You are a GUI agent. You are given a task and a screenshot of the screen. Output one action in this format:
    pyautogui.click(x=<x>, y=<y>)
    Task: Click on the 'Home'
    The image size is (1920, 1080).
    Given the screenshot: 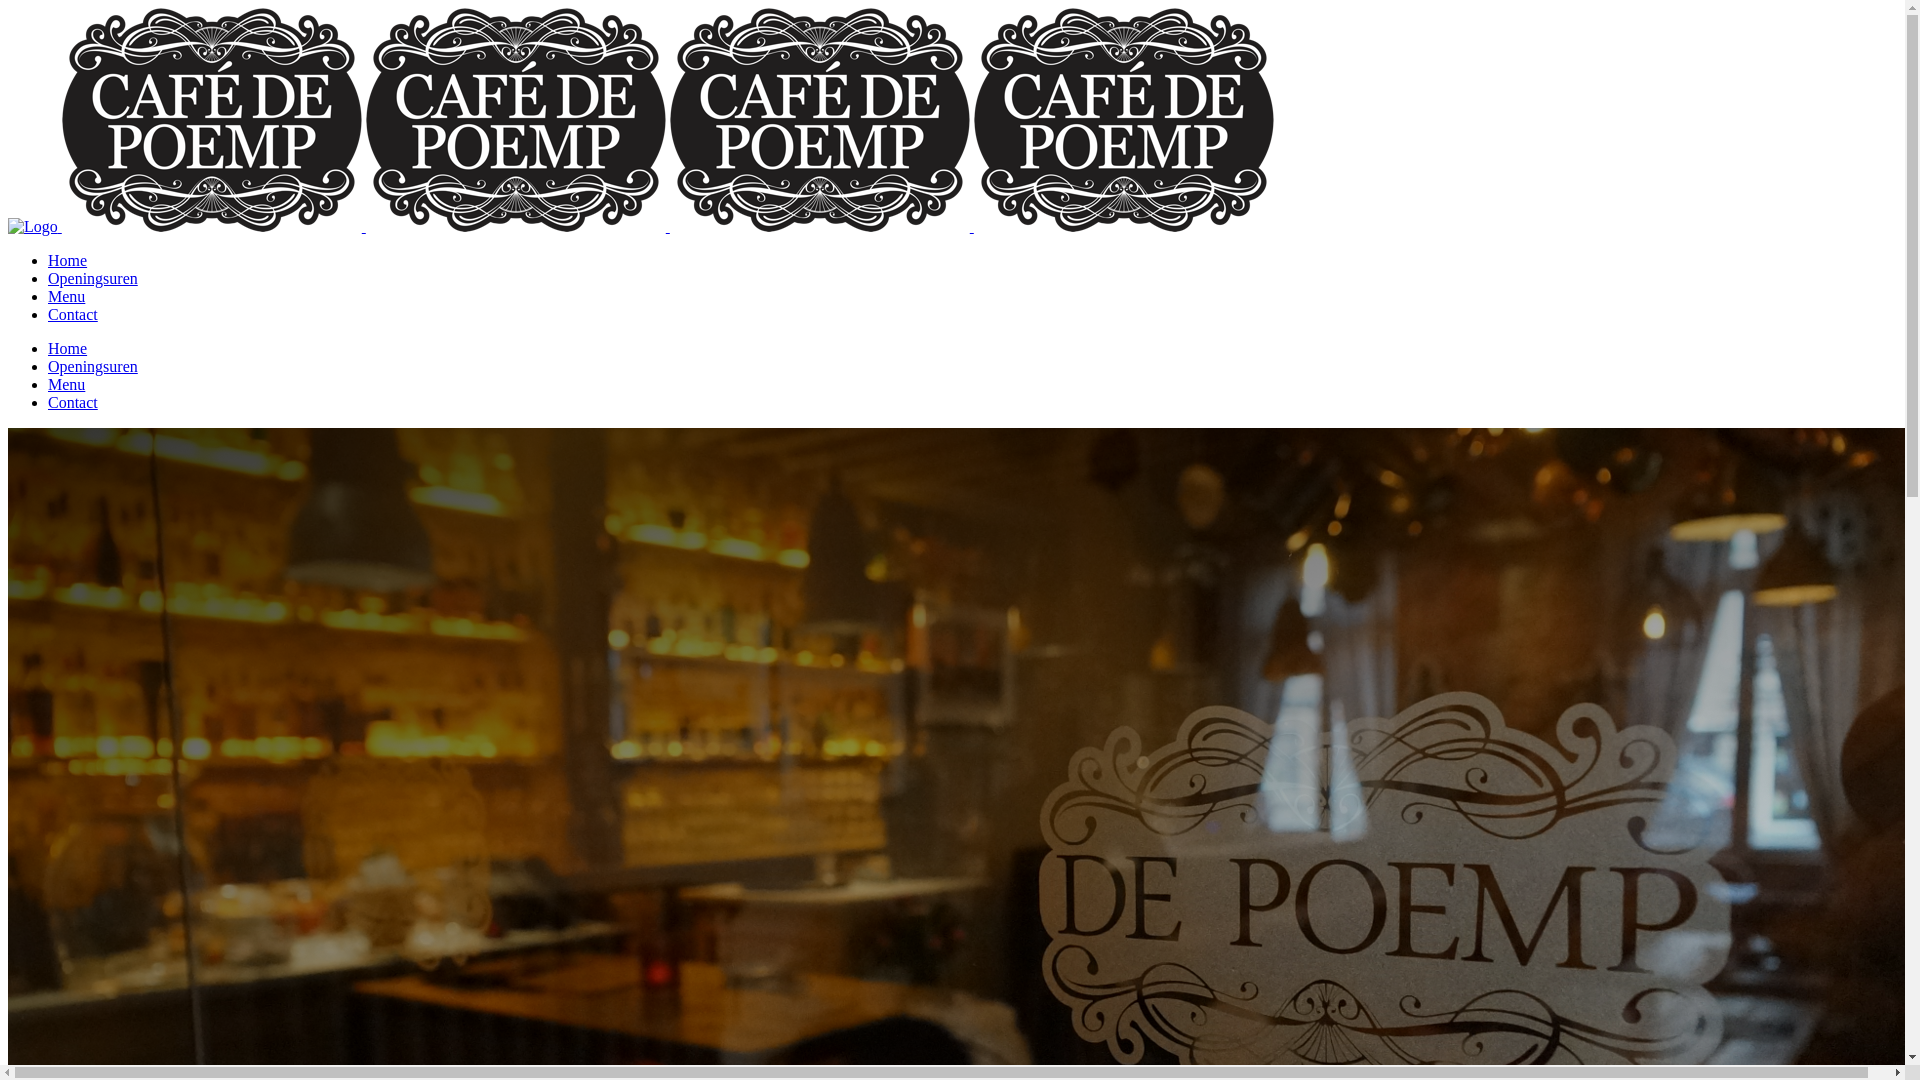 What is the action you would take?
    pyautogui.click(x=67, y=347)
    